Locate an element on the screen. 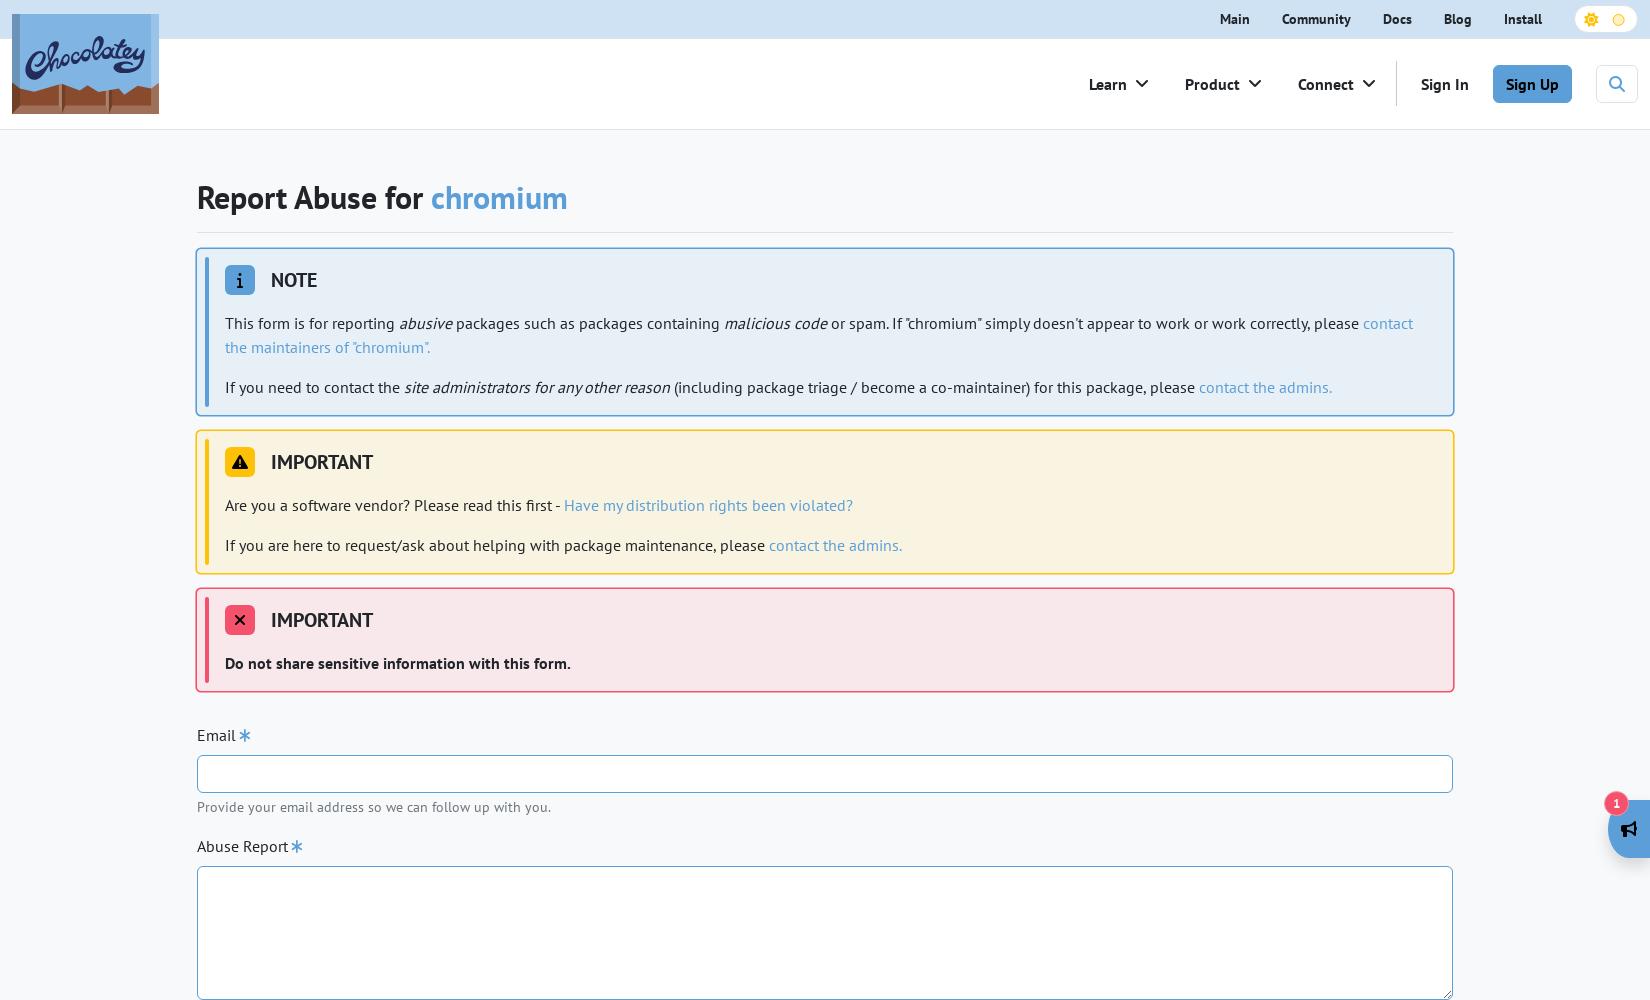 Image resolution: width=1650 pixels, height=1000 pixels. 'Abuse Report' is located at coordinates (197, 845).